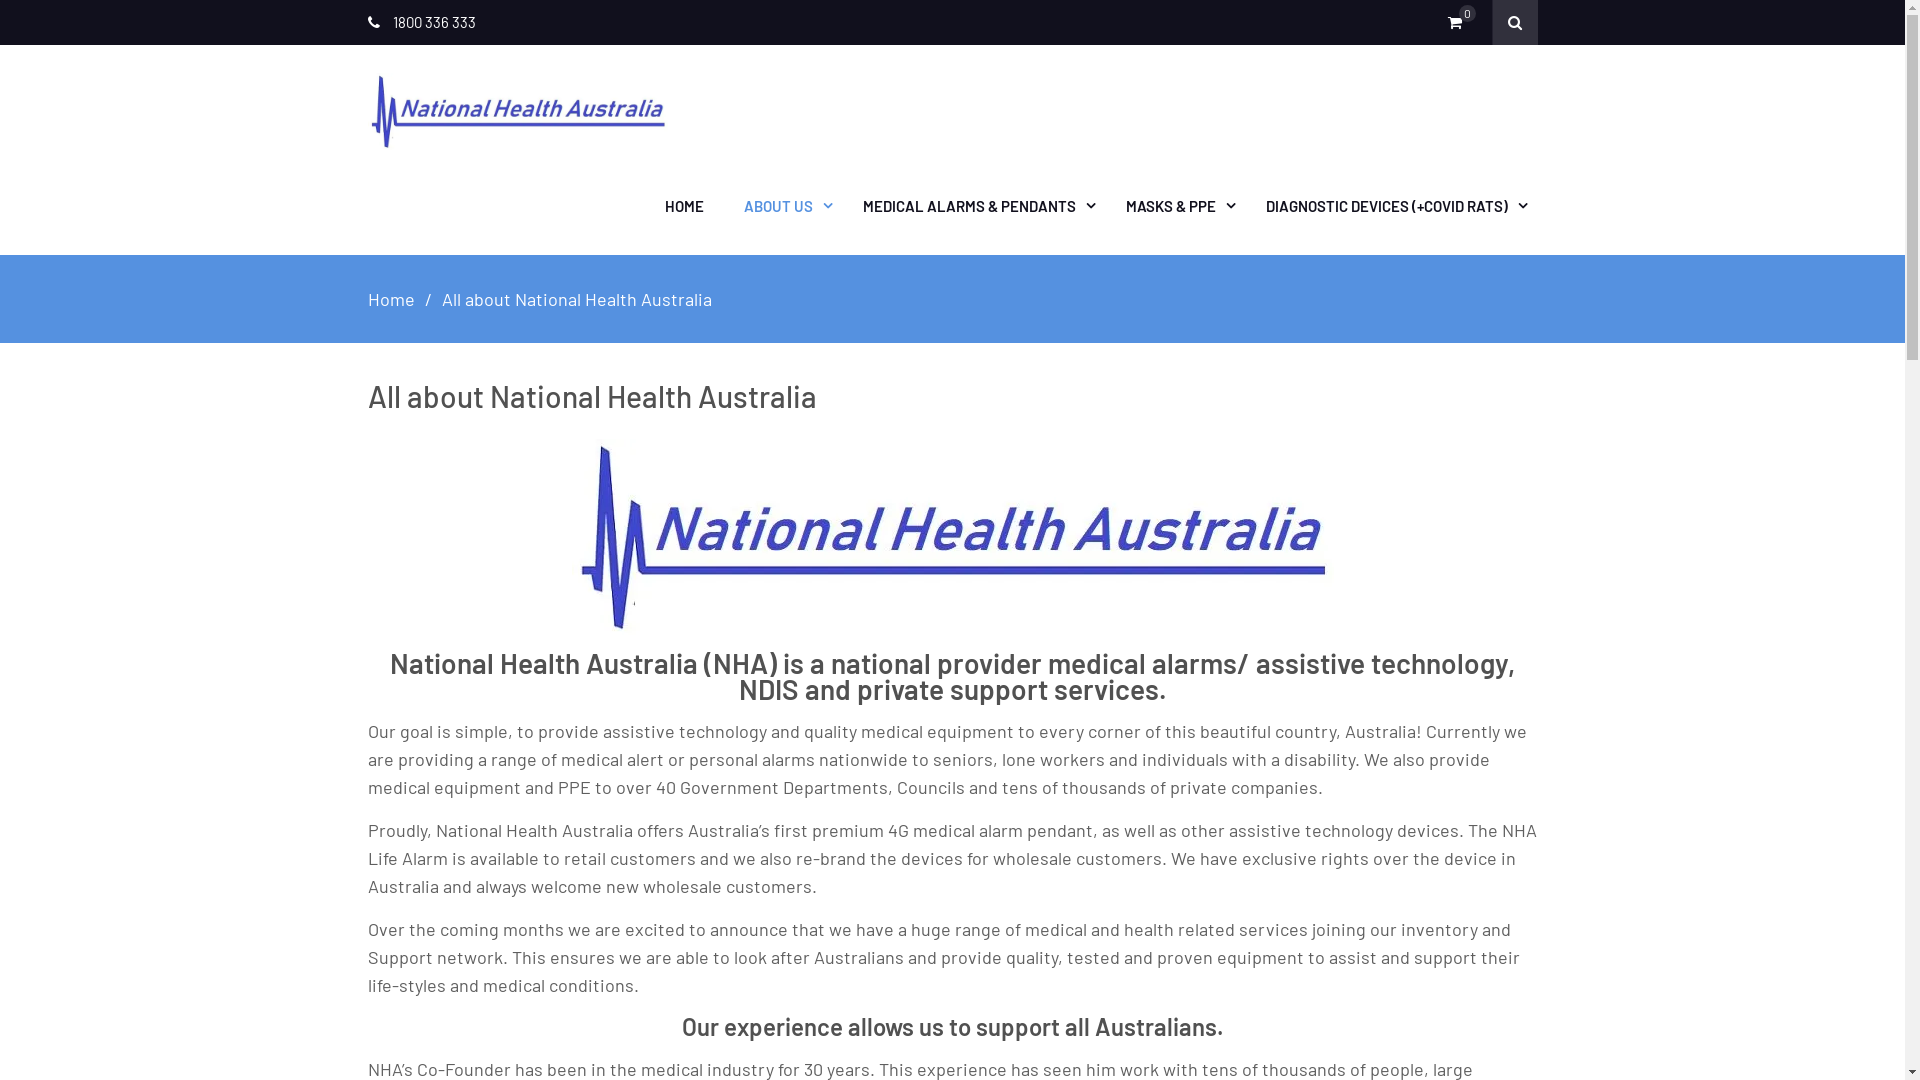 The width and height of the screenshot is (1920, 1080). Describe the element at coordinates (1176, 205) in the screenshot. I see `'MASKS & PPE'` at that location.